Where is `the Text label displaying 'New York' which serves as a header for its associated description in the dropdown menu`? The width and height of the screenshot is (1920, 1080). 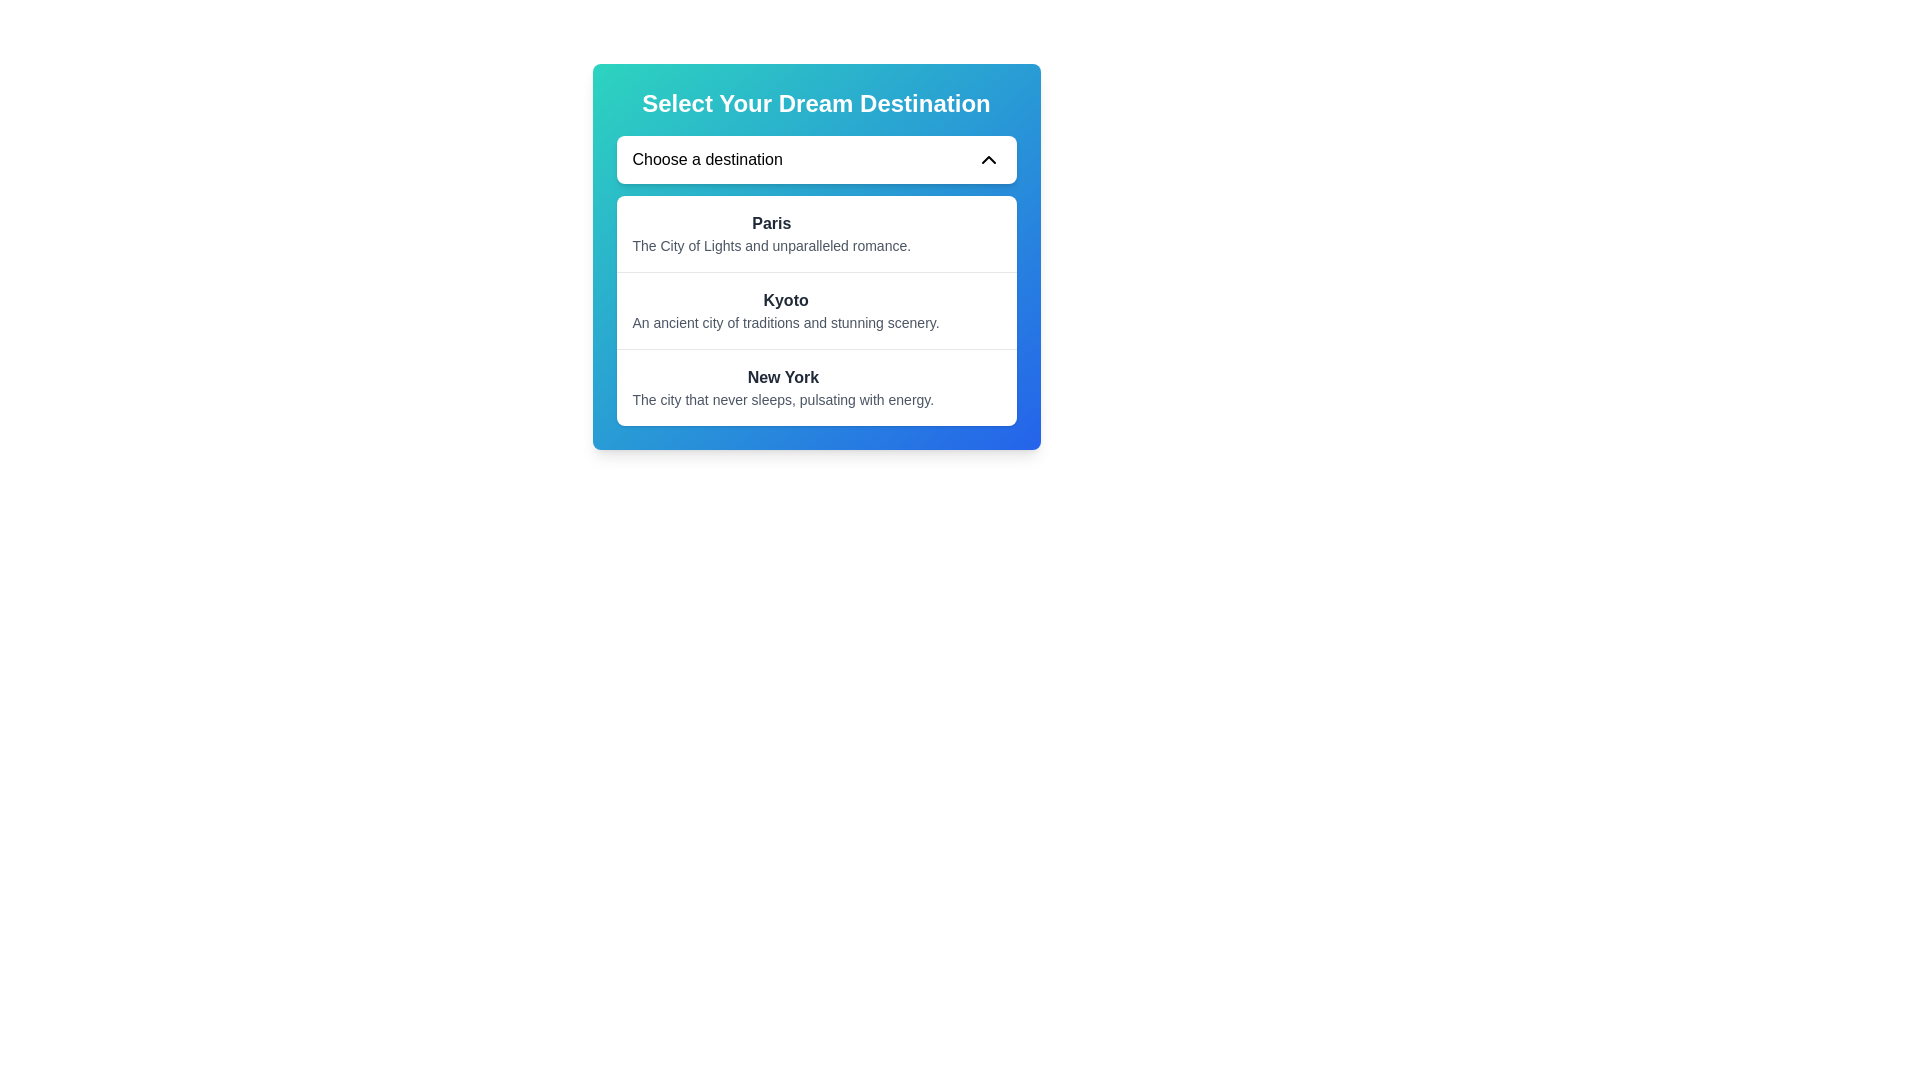
the Text label displaying 'New York' which serves as a header for its associated description in the dropdown menu is located at coordinates (782, 378).